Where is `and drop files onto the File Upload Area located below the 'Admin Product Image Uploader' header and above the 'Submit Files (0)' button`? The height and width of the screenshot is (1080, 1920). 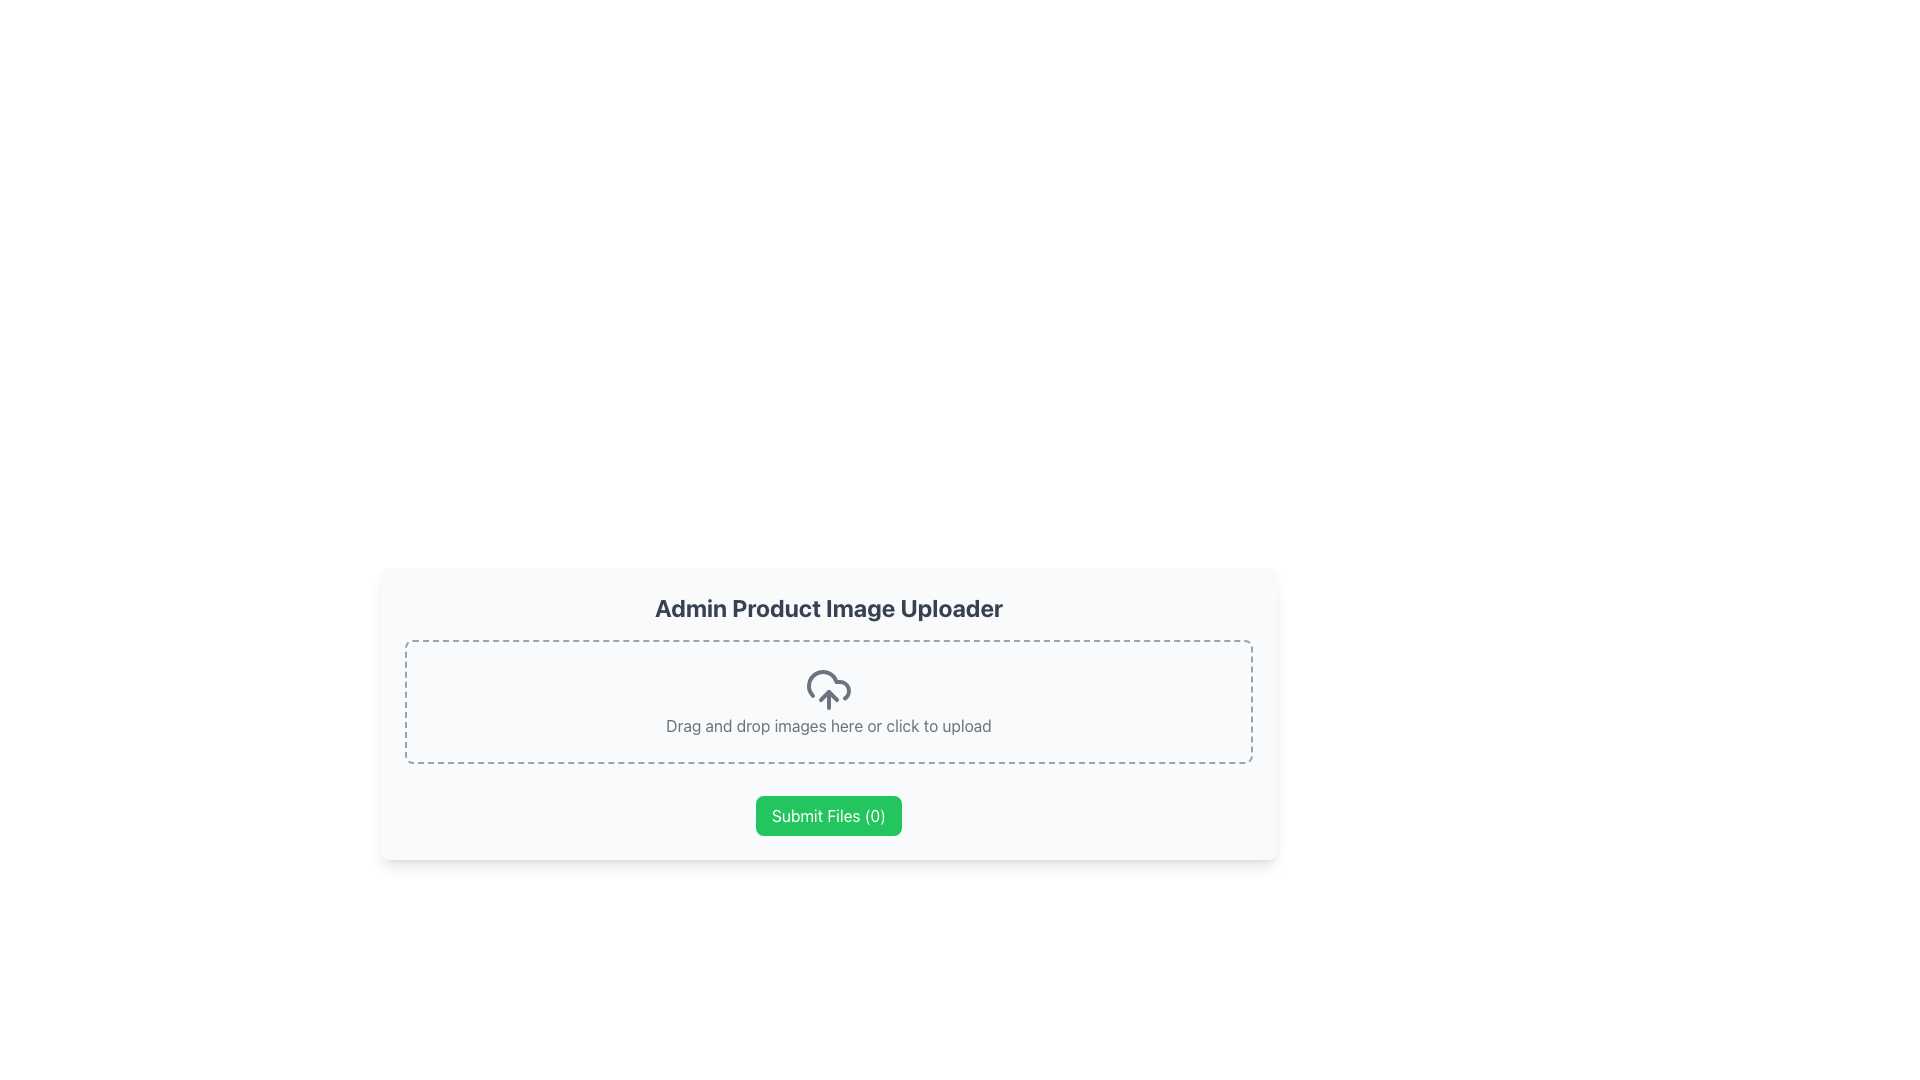 and drop files onto the File Upload Area located below the 'Admin Product Image Uploader' header and above the 'Submit Files (0)' button is located at coordinates (829, 701).